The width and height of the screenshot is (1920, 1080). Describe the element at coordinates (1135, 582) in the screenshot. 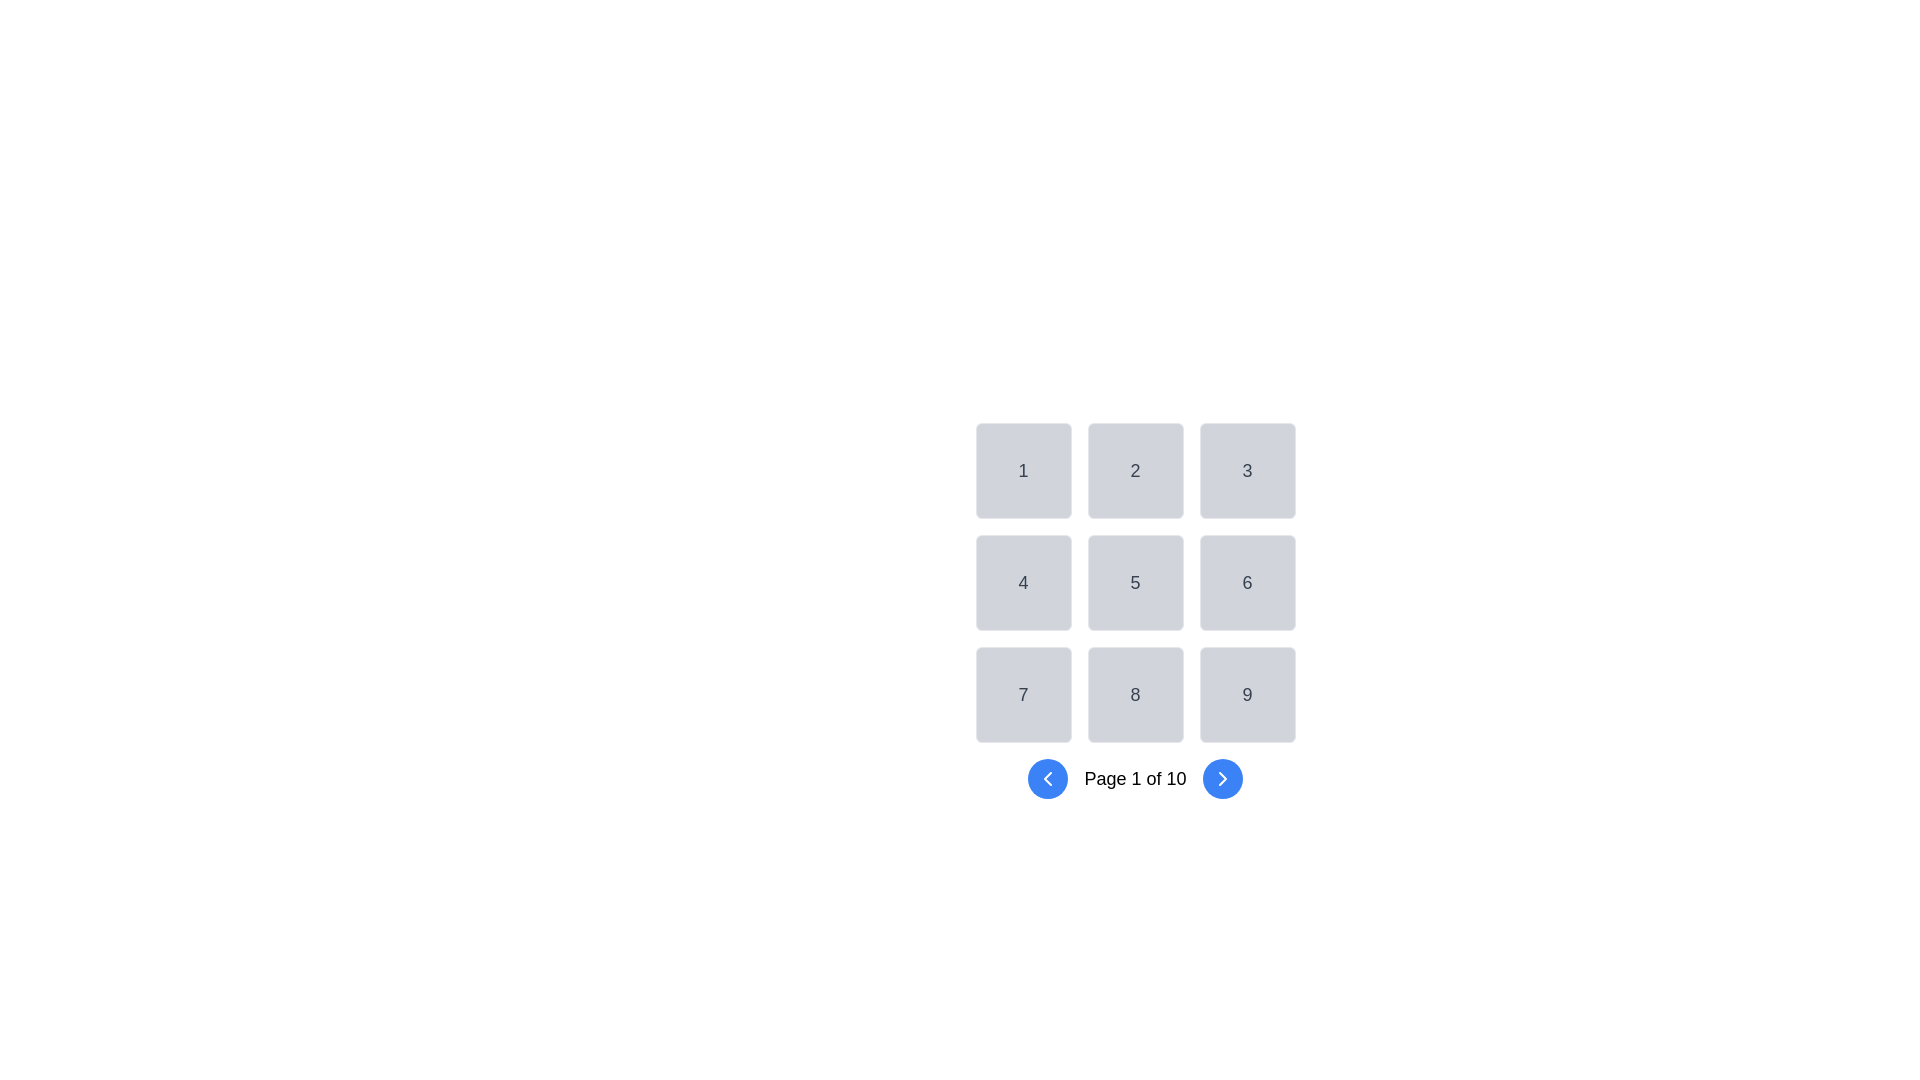

I see `the Static Display Element containing the number '5' in the center of a 3x3 grid layout` at that location.